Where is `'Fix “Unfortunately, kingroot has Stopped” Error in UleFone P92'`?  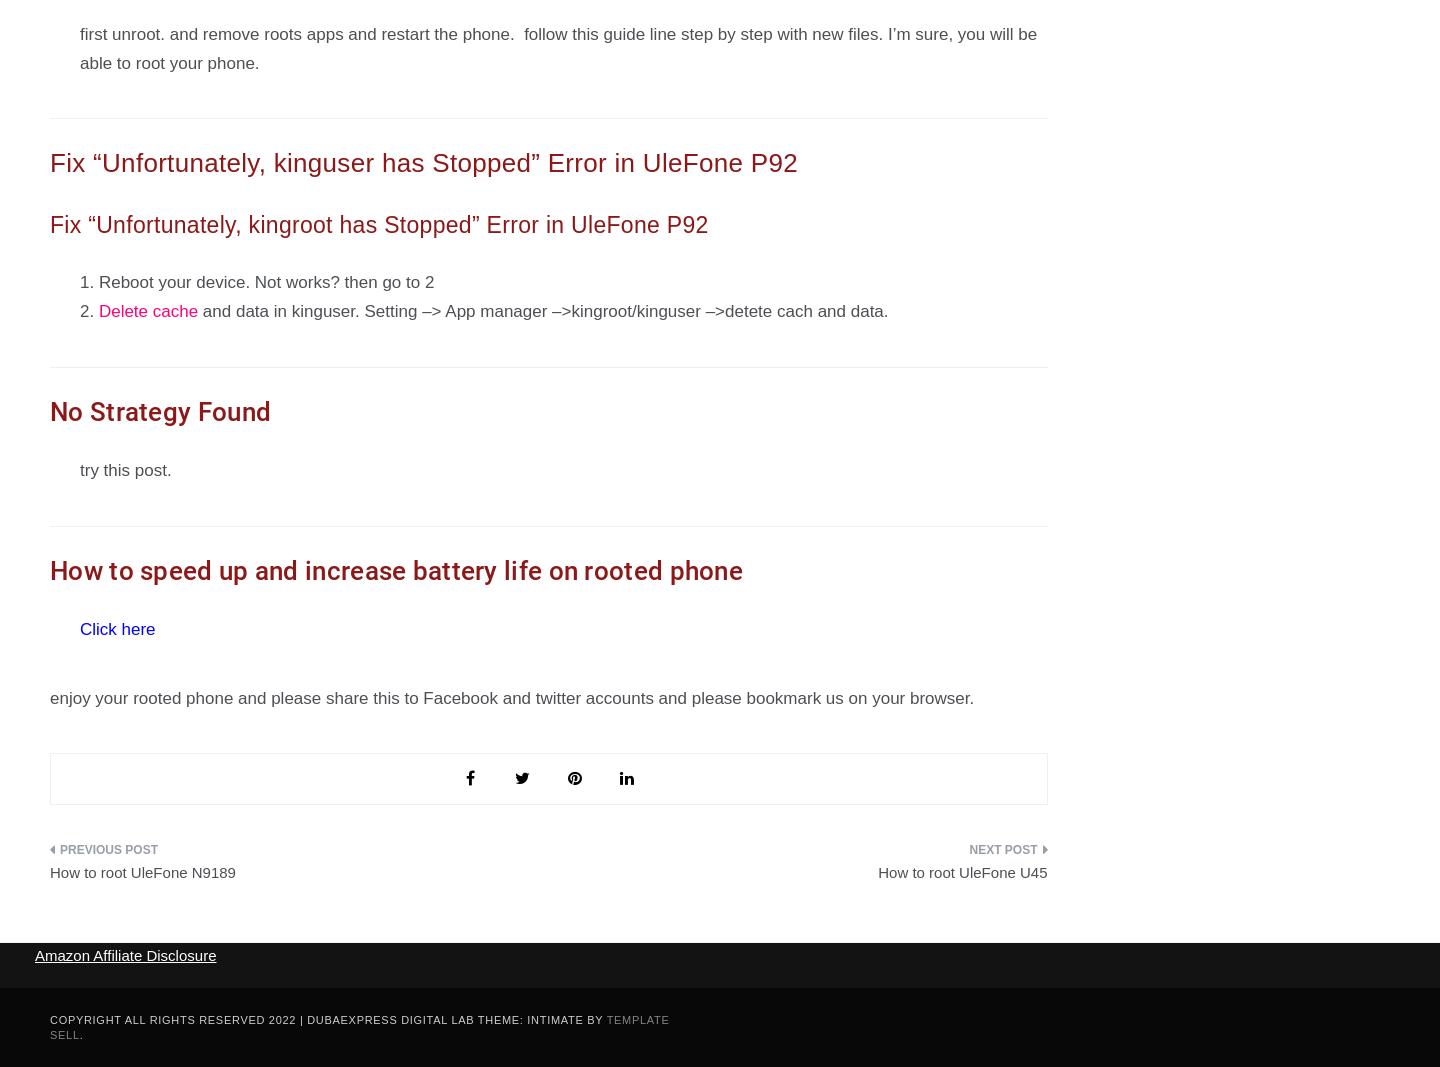
'Fix “Unfortunately, kingroot has Stopped” Error in UleFone P92' is located at coordinates (378, 225).